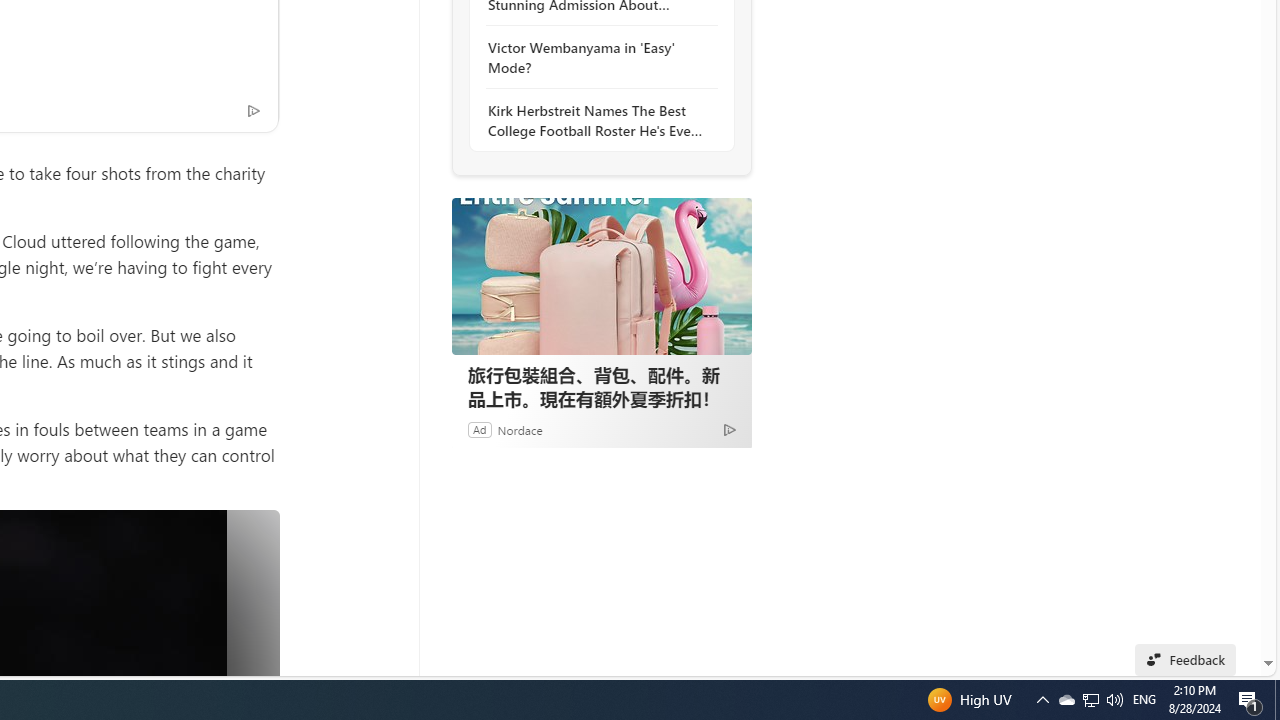 This screenshot has width=1280, height=720. Describe the element at coordinates (519, 428) in the screenshot. I see `'Nordace'` at that location.